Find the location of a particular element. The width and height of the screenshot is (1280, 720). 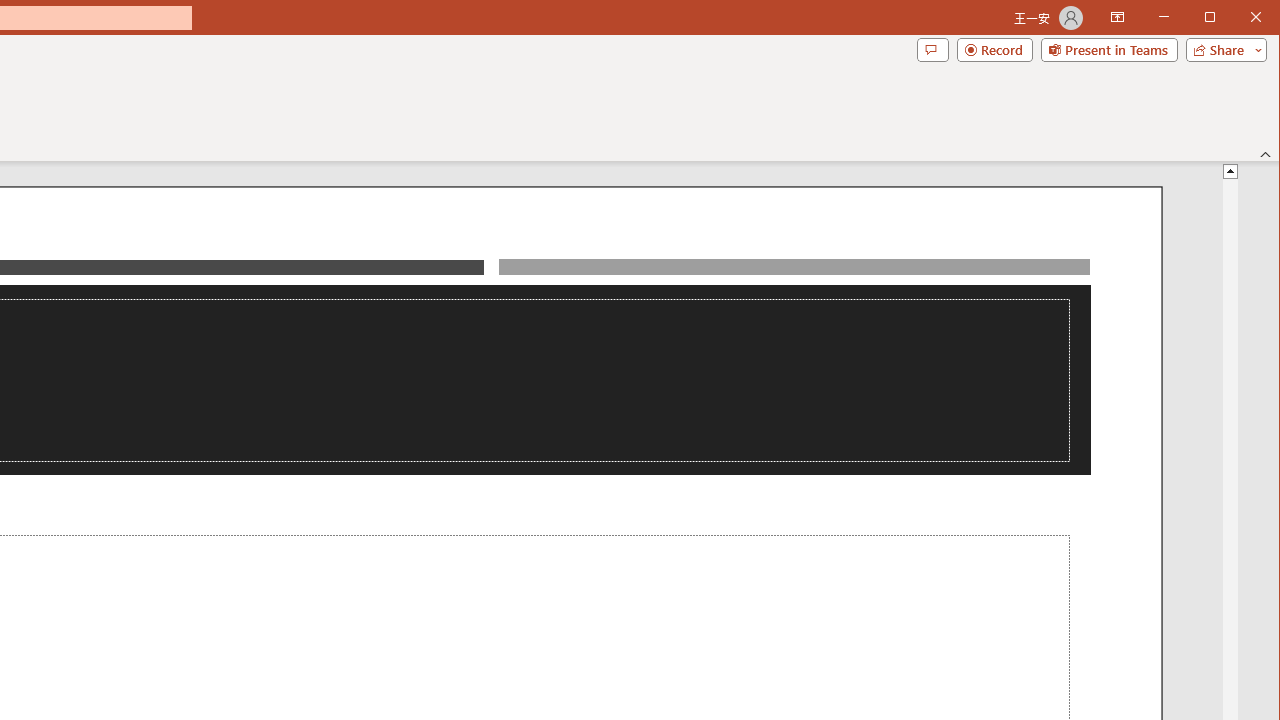

'Collapse the Ribbon' is located at coordinates (1265, 153).